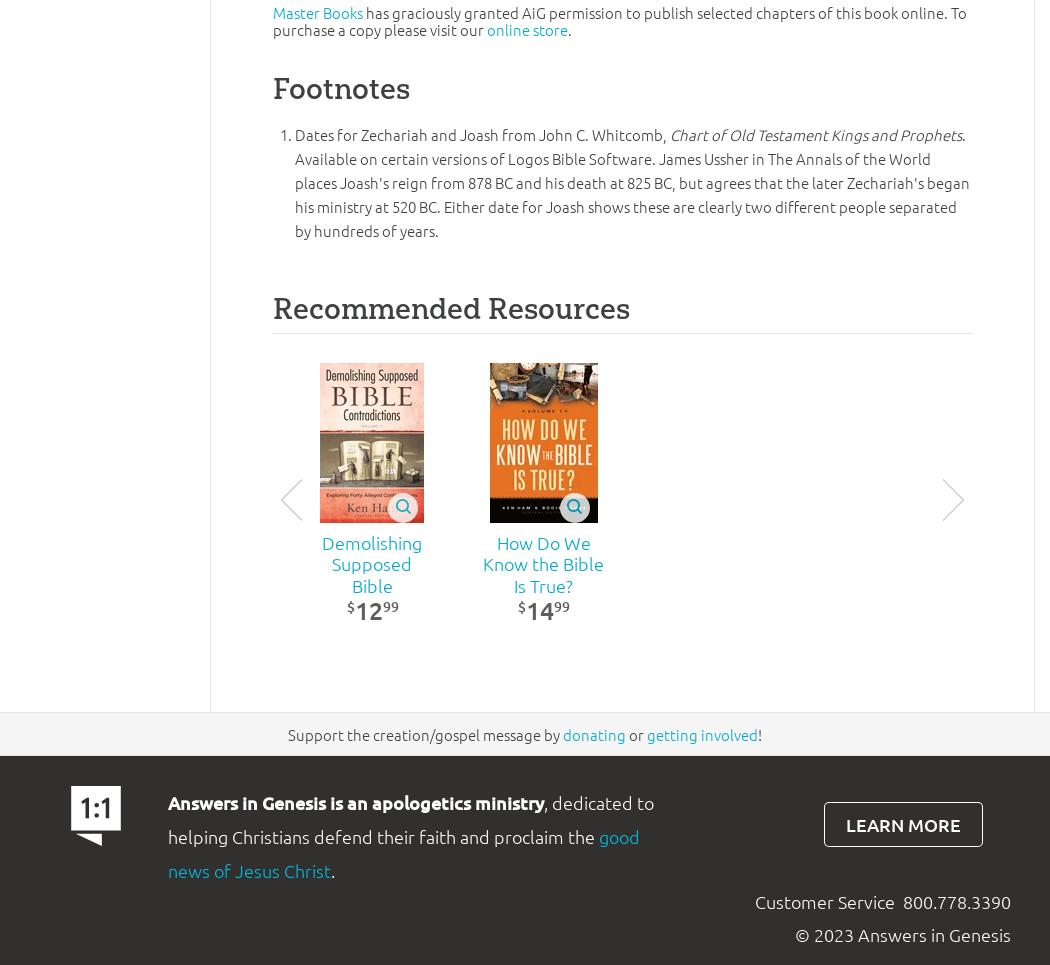 The image size is (1050, 965). What do you see at coordinates (482, 134) in the screenshot?
I see `'Dates for Zechariah and Joash from John C. Whitcomb,'` at bounding box center [482, 134].